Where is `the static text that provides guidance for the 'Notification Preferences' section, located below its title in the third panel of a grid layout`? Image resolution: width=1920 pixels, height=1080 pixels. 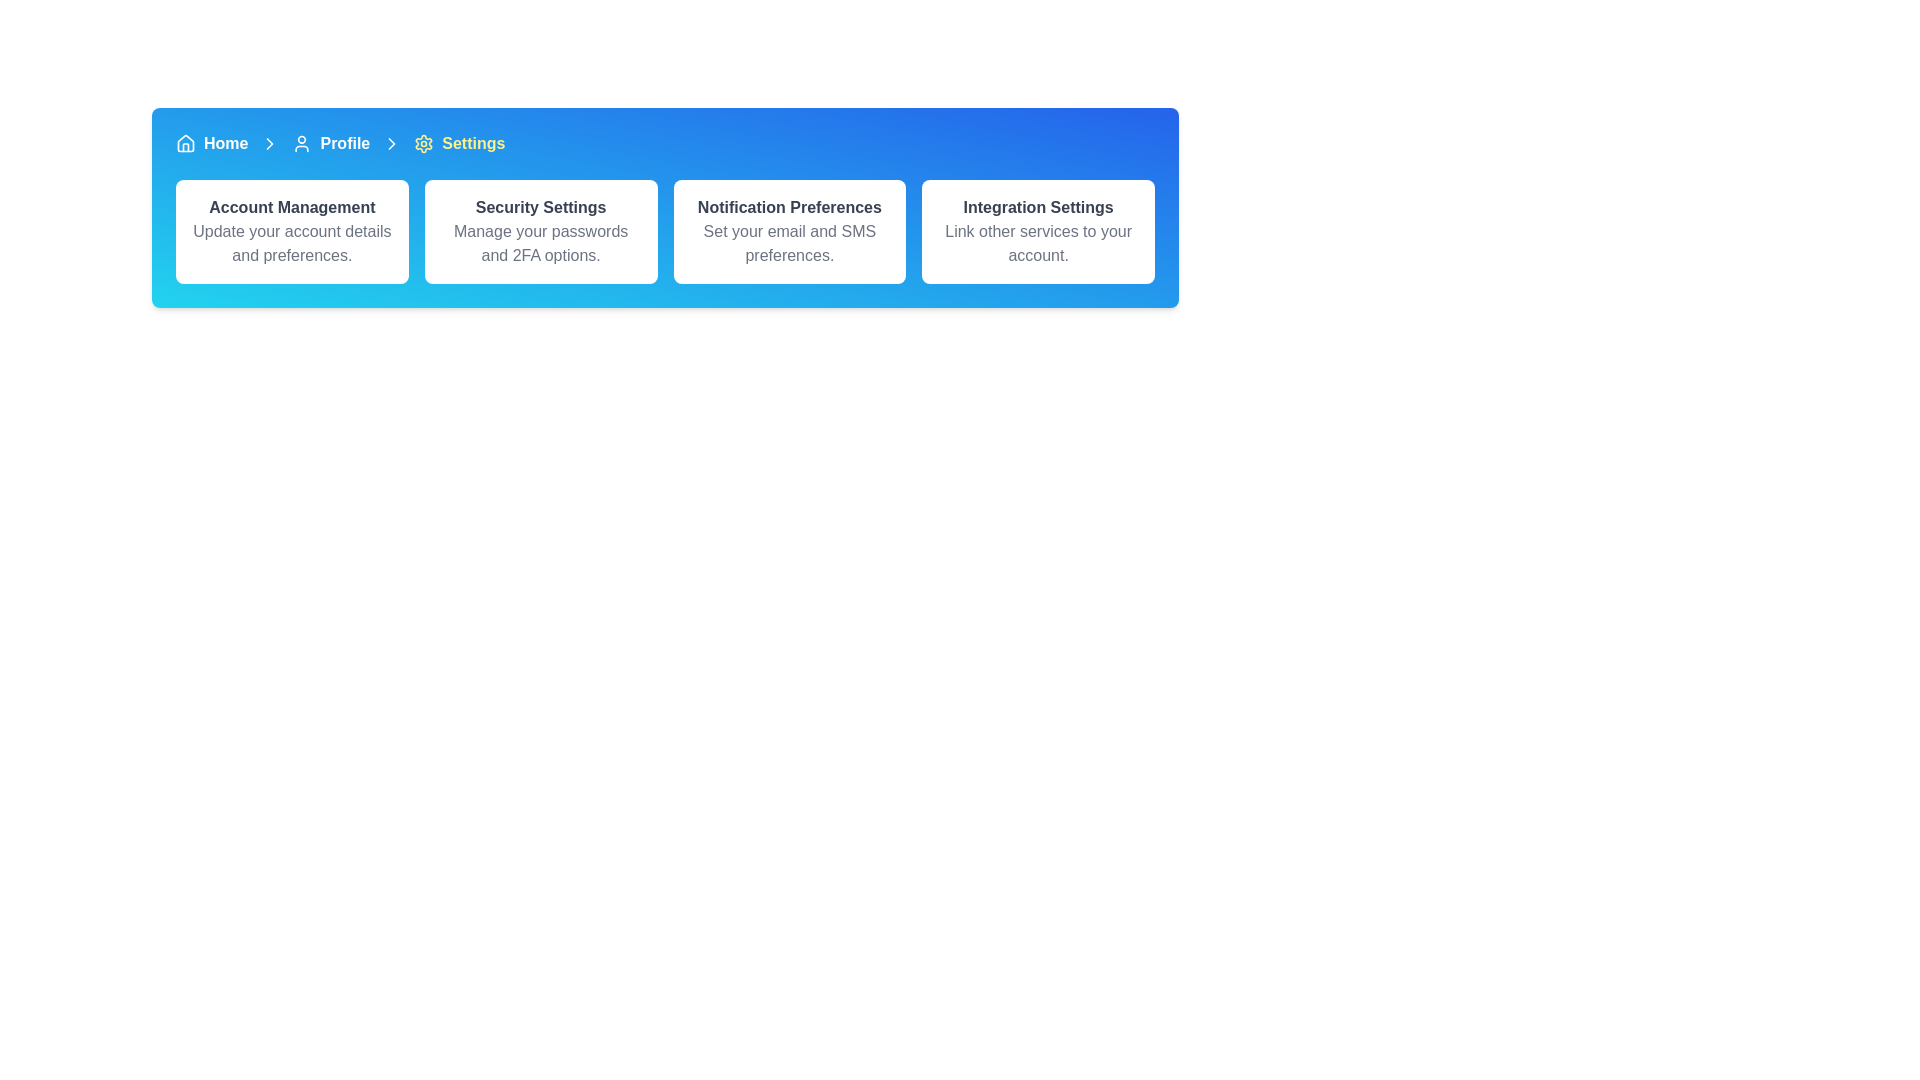
the static text that provides guidance for the 'Notification Preferences' section, located below its title in the third panel of a grid layout is located at coordinates (788, 242).